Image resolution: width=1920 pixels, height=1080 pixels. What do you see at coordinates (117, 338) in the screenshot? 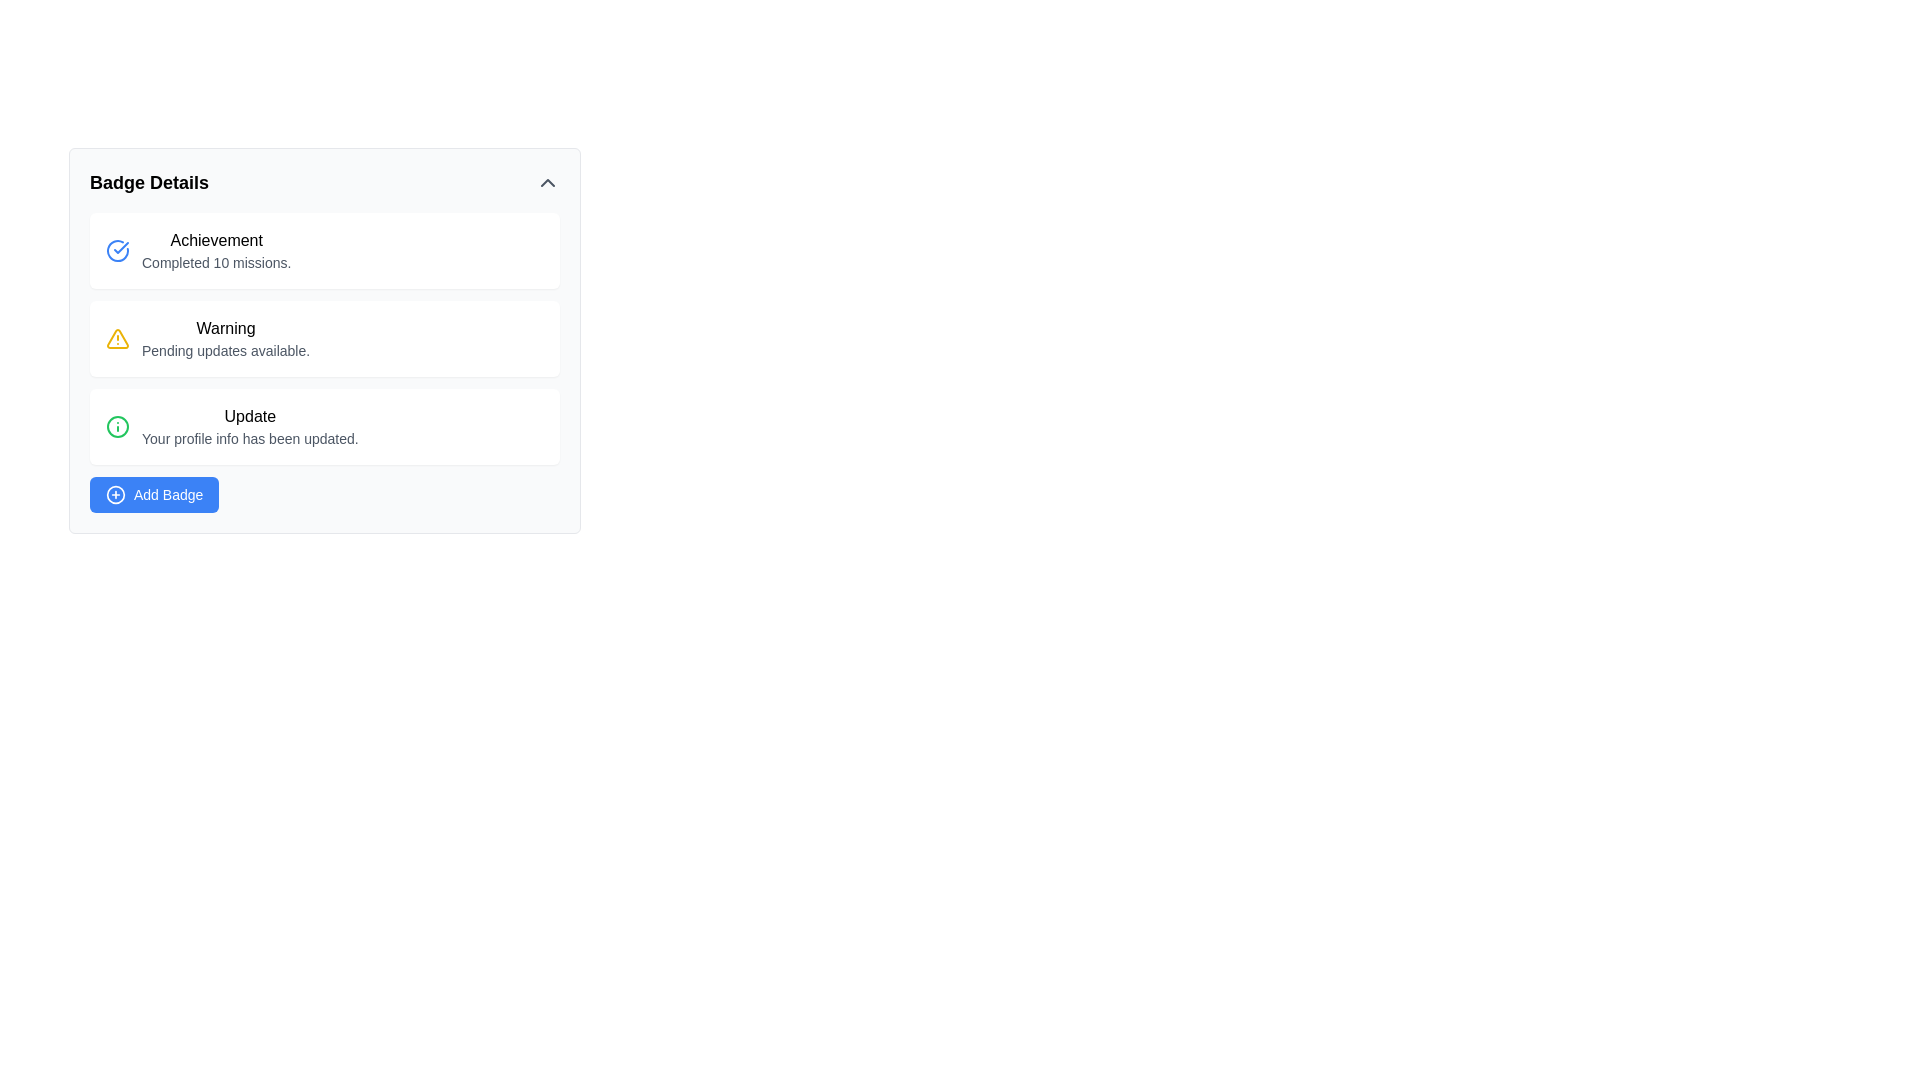
I see `the warning icon located in the first visible position of the warning card that contains the text 'Warning' and 'Pending updates available.'` at bounding box center [117, 338].